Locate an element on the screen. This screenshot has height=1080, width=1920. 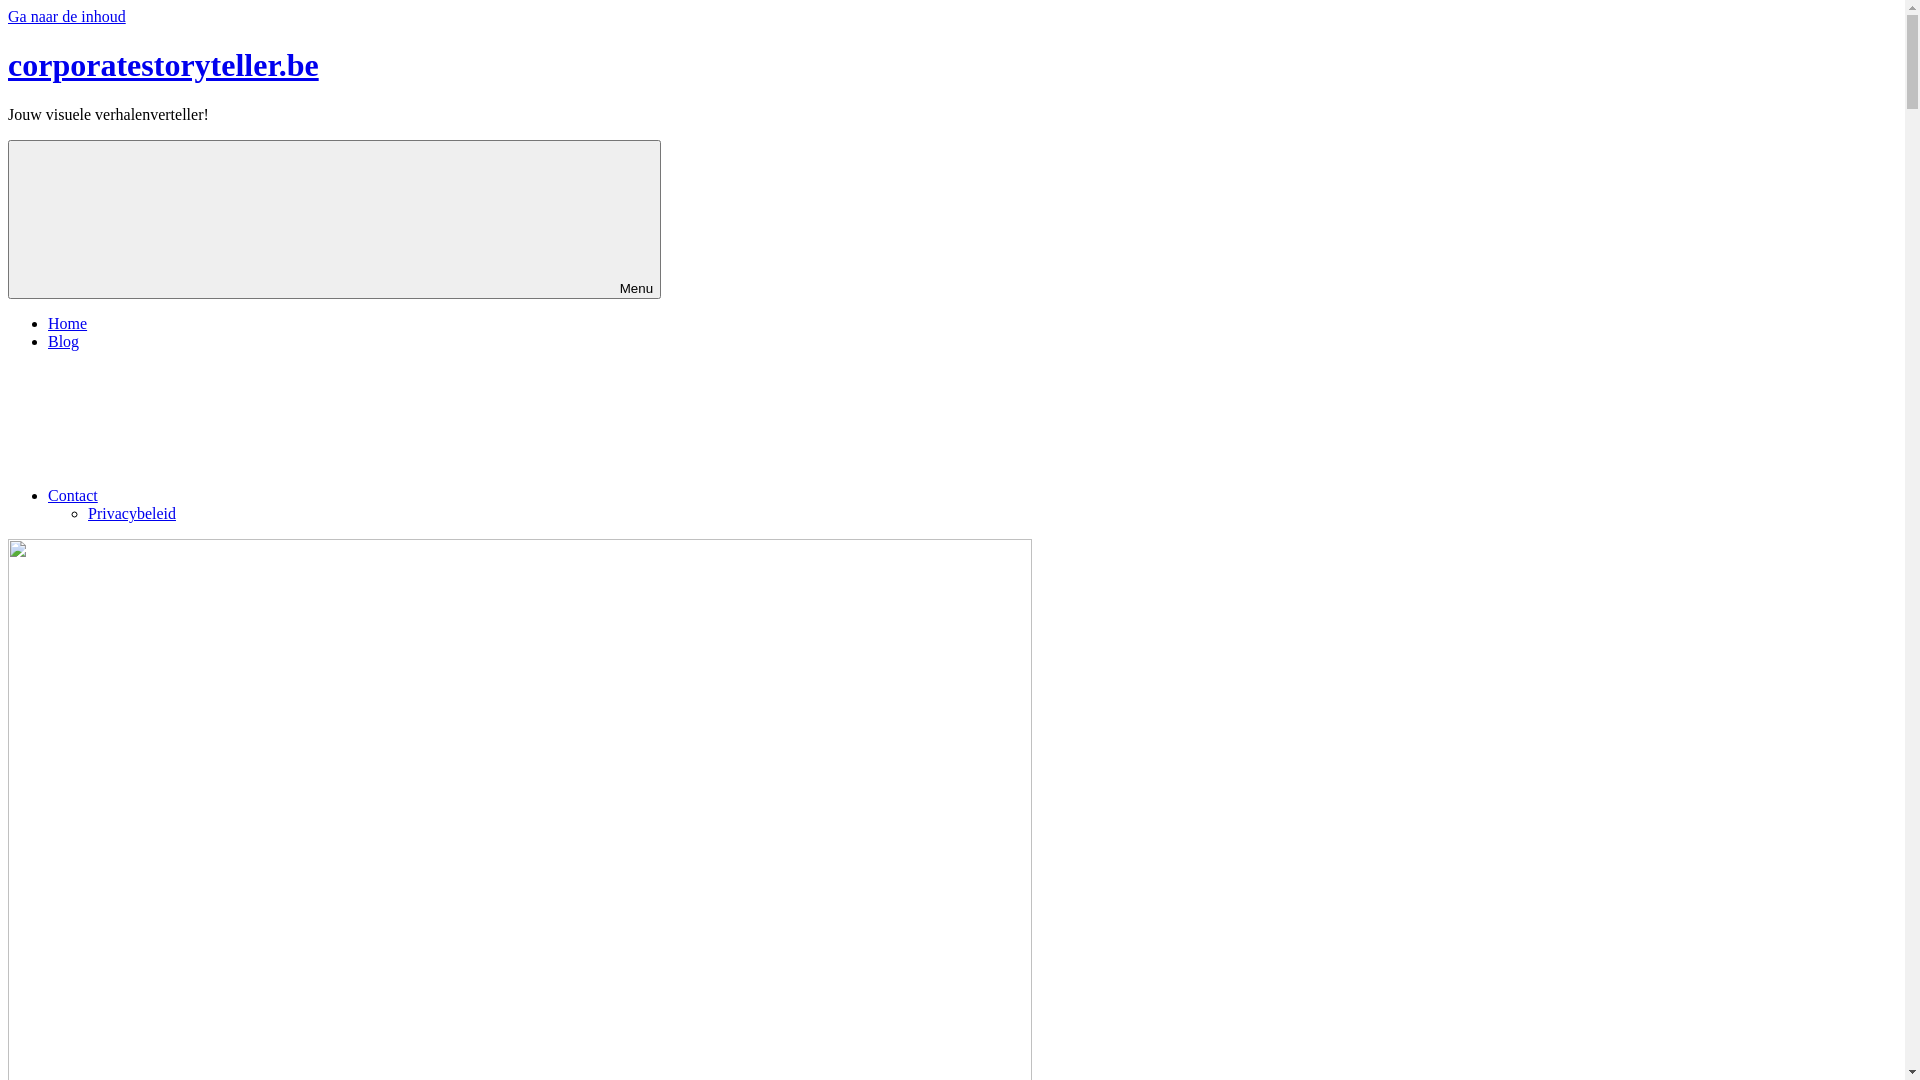
'Privacybeleid' is located at coordinates (130, 512).